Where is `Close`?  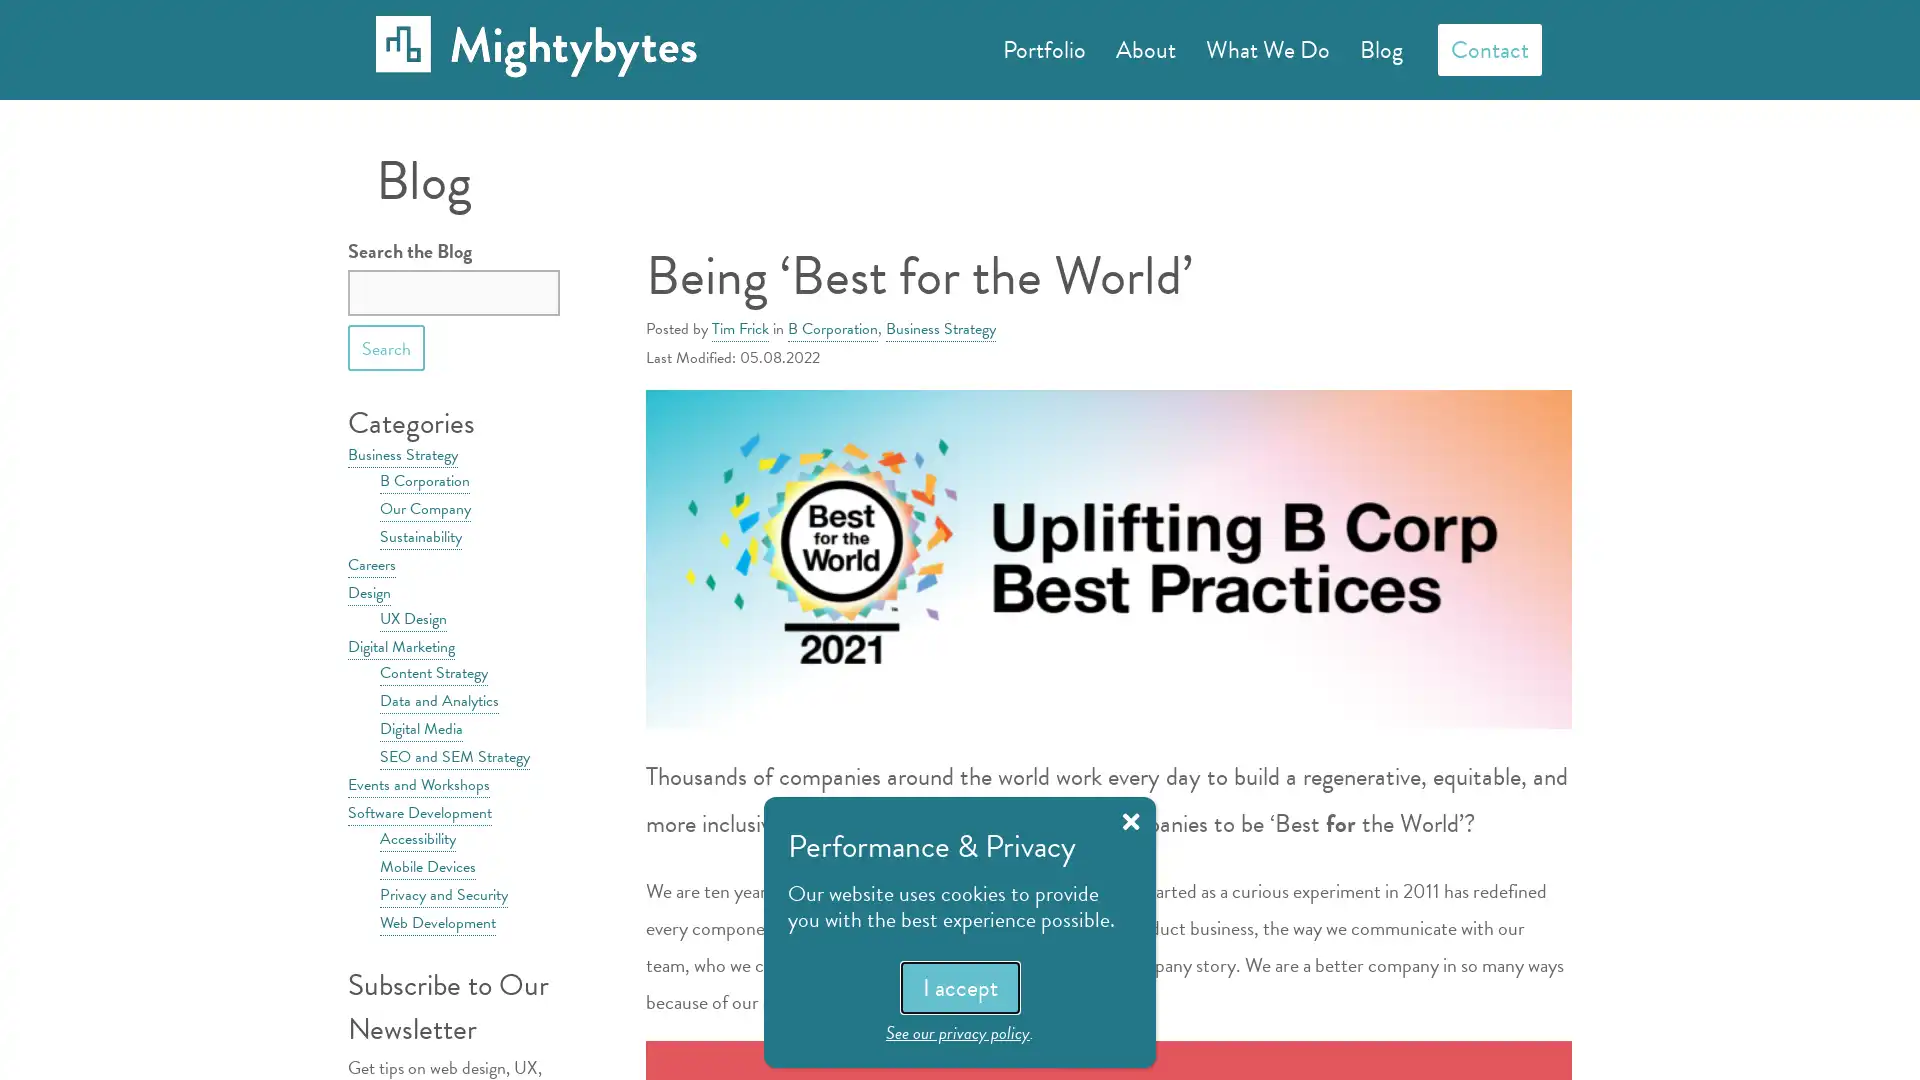
Close is located at coordinates (1131, 821).